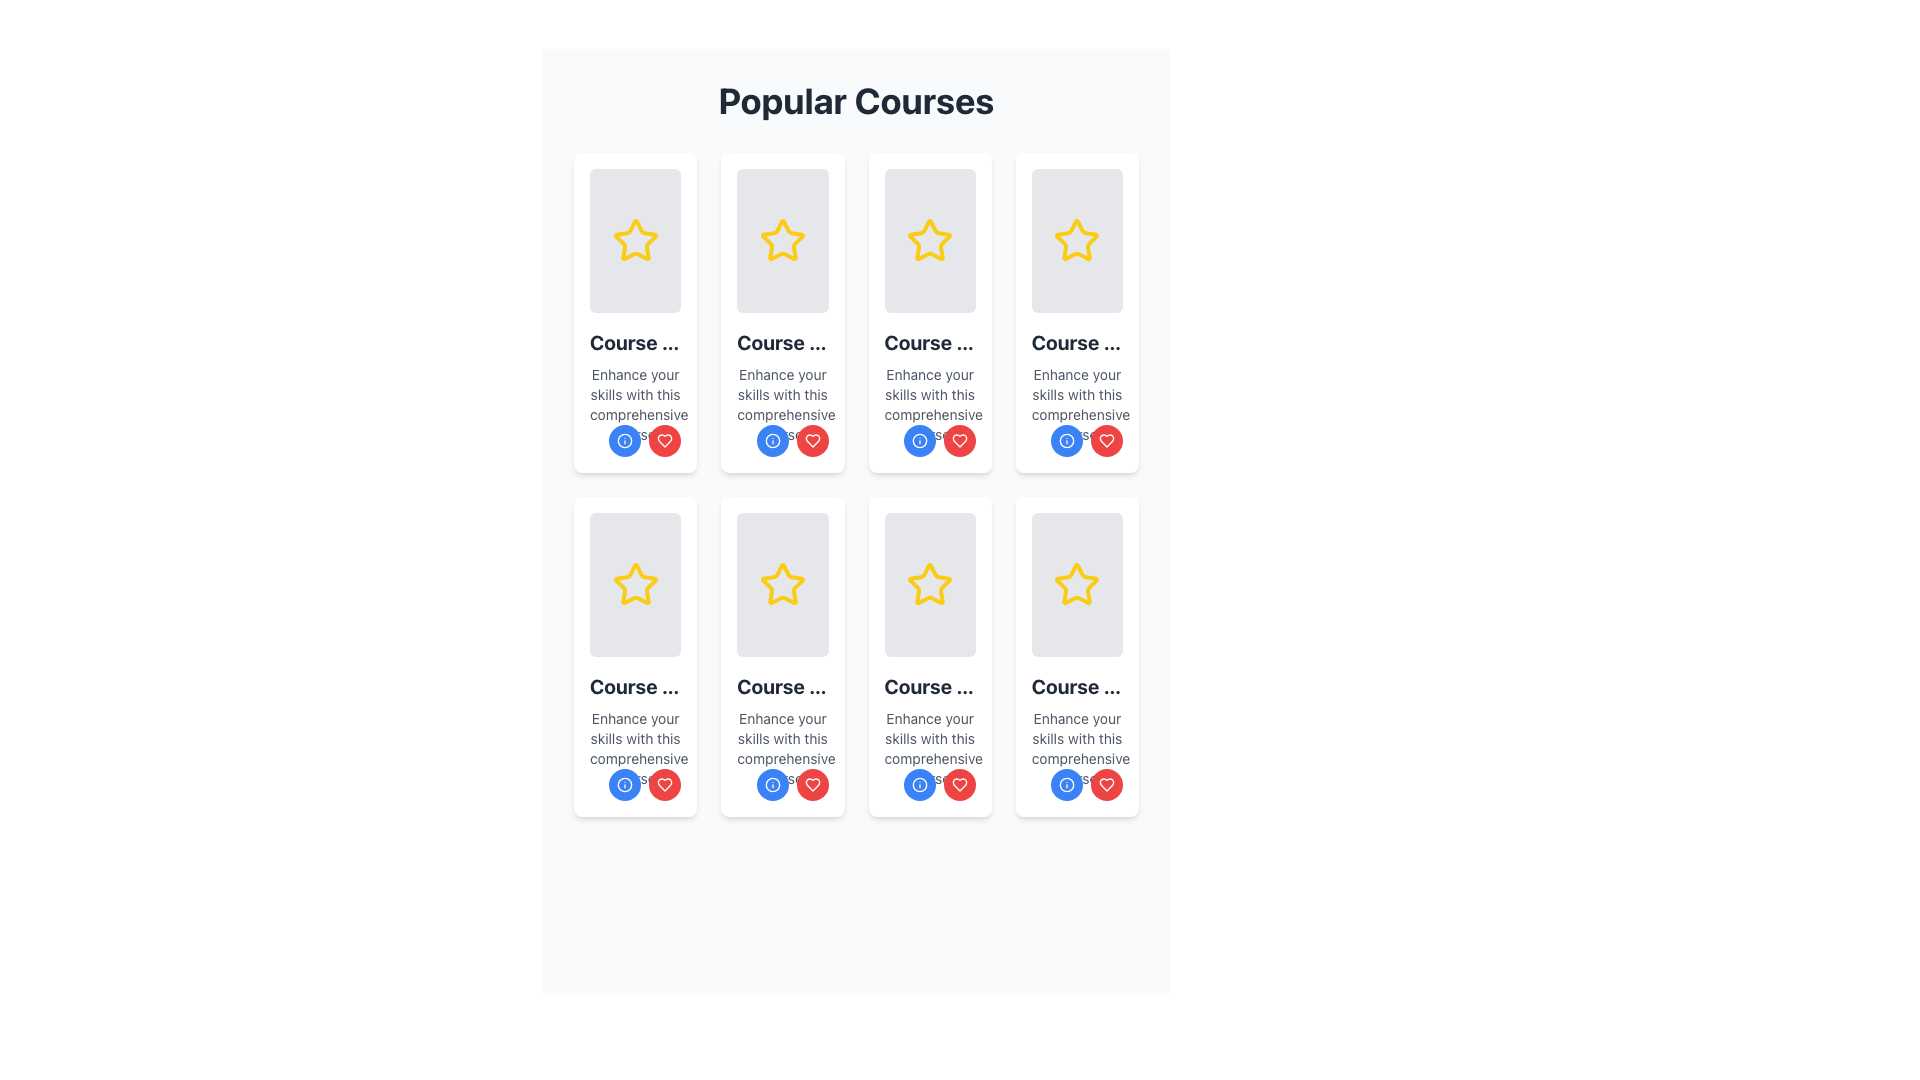 This screenshot has width=1920, height=1080. I want to click on the third card in the top row of the grid layout under the heading 'Popular Courses' which represents a course offering, so click(929, 312).